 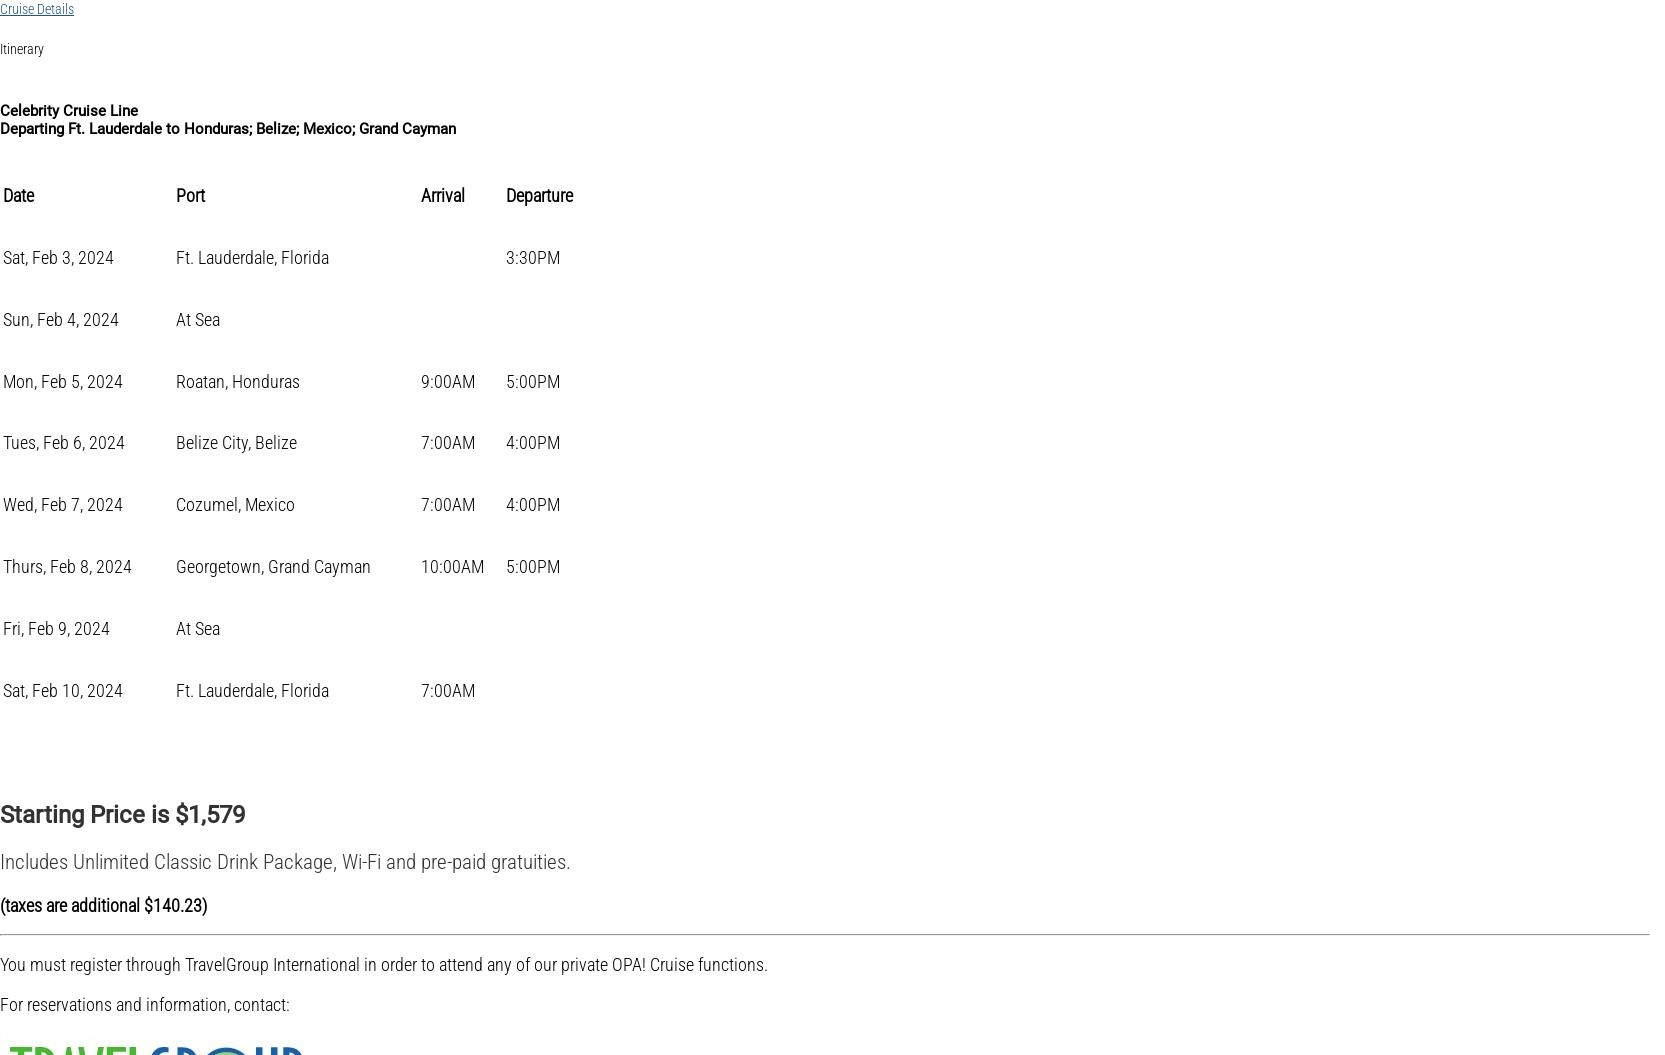 I want to click on 'Cozumel, Mexico', so click(x=235, y=504).